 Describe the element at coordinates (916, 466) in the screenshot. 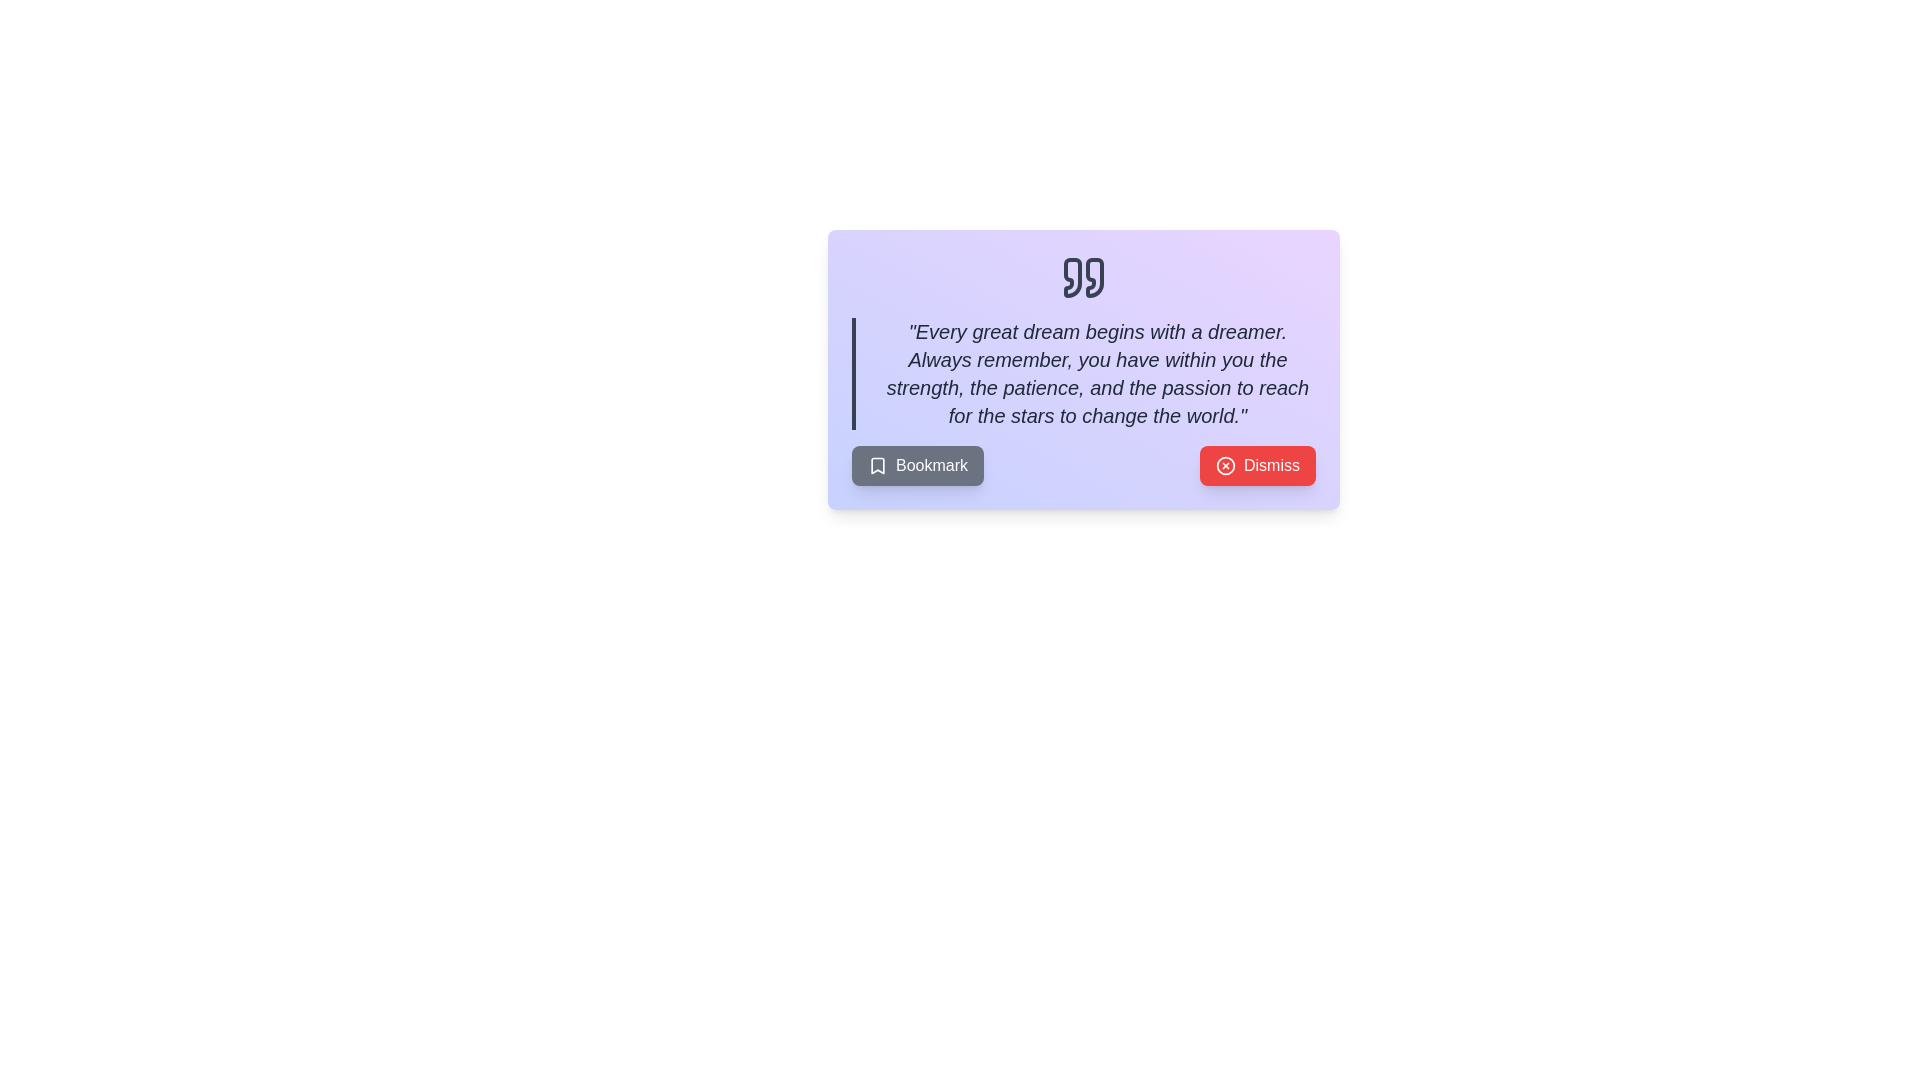

I see `the 'Bookmark' button located on the left side of a row of buttons, which has a gray background and white text` at that location.